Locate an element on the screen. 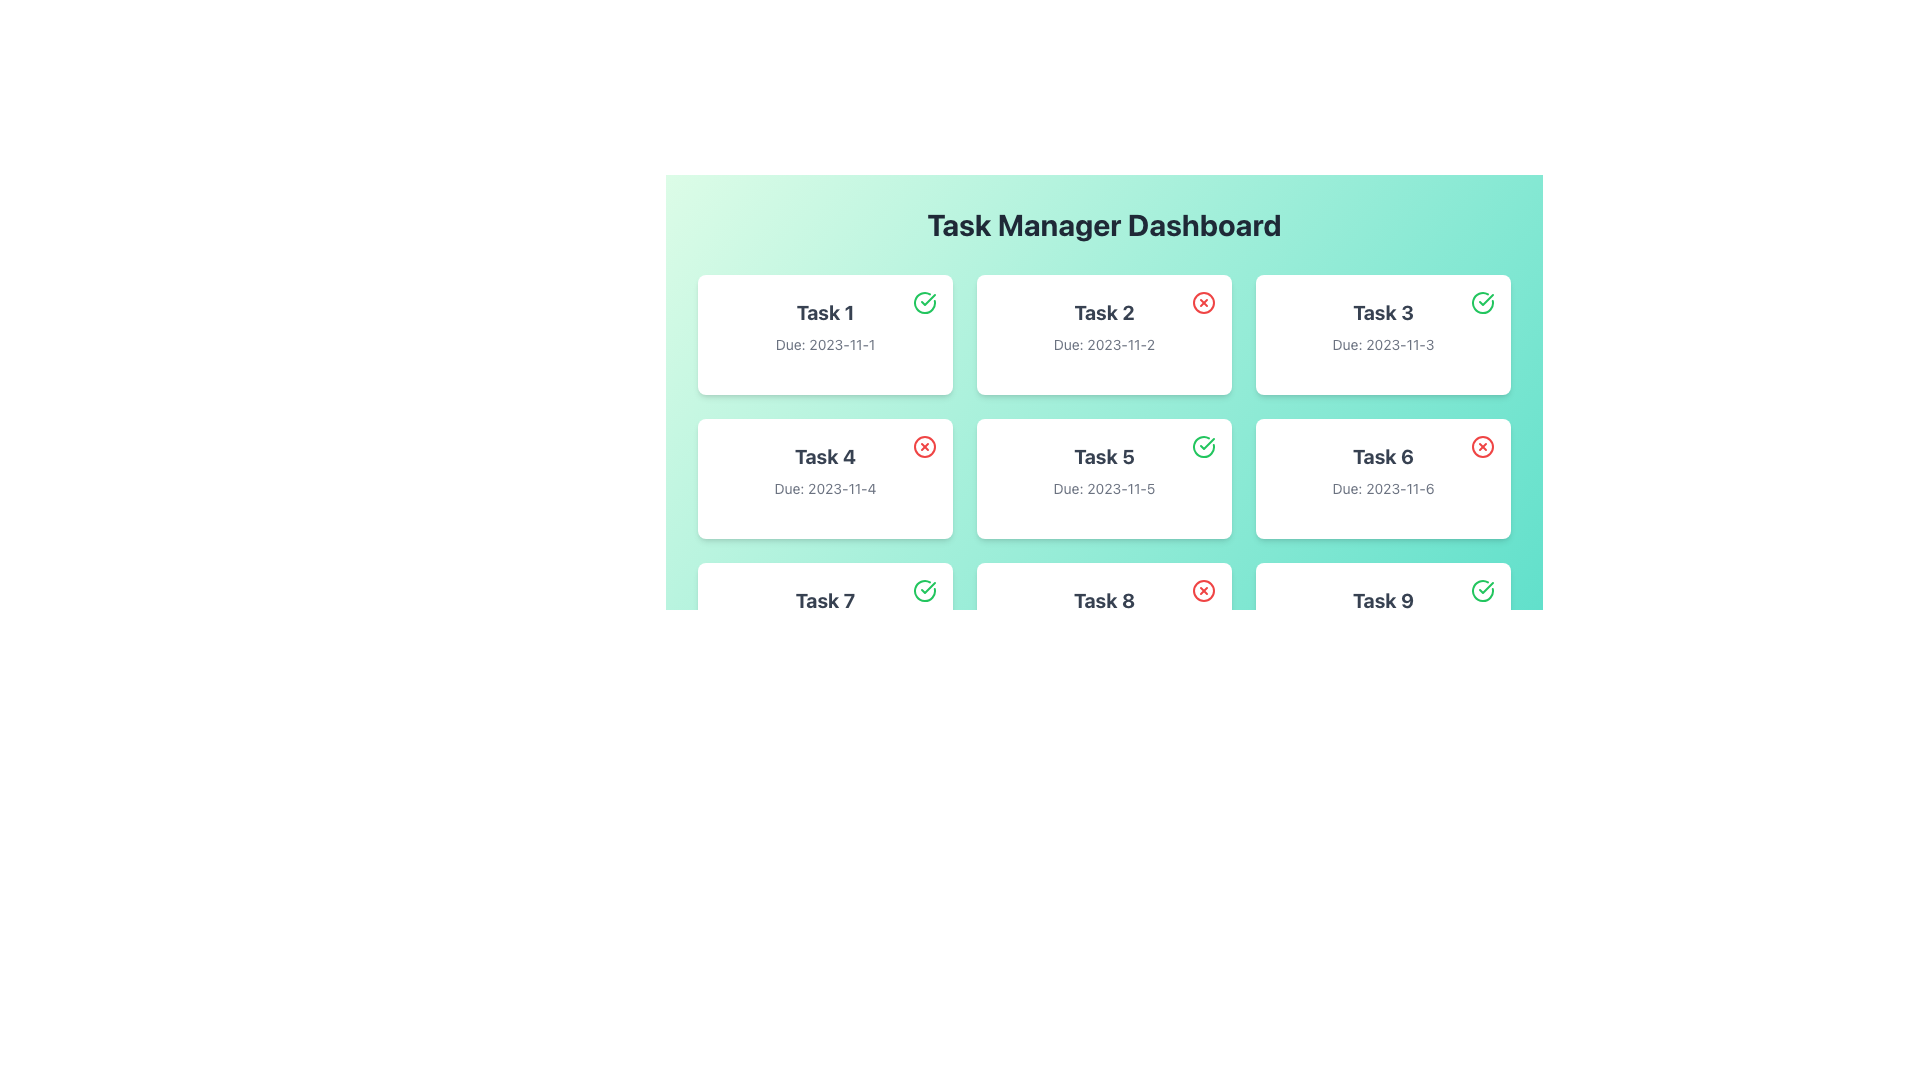 This screenshot has height=1080, width=1920. the Circle element that signifies a close, remove, or error action associated with 'Task 2' is located at coordinates (1203, 303).